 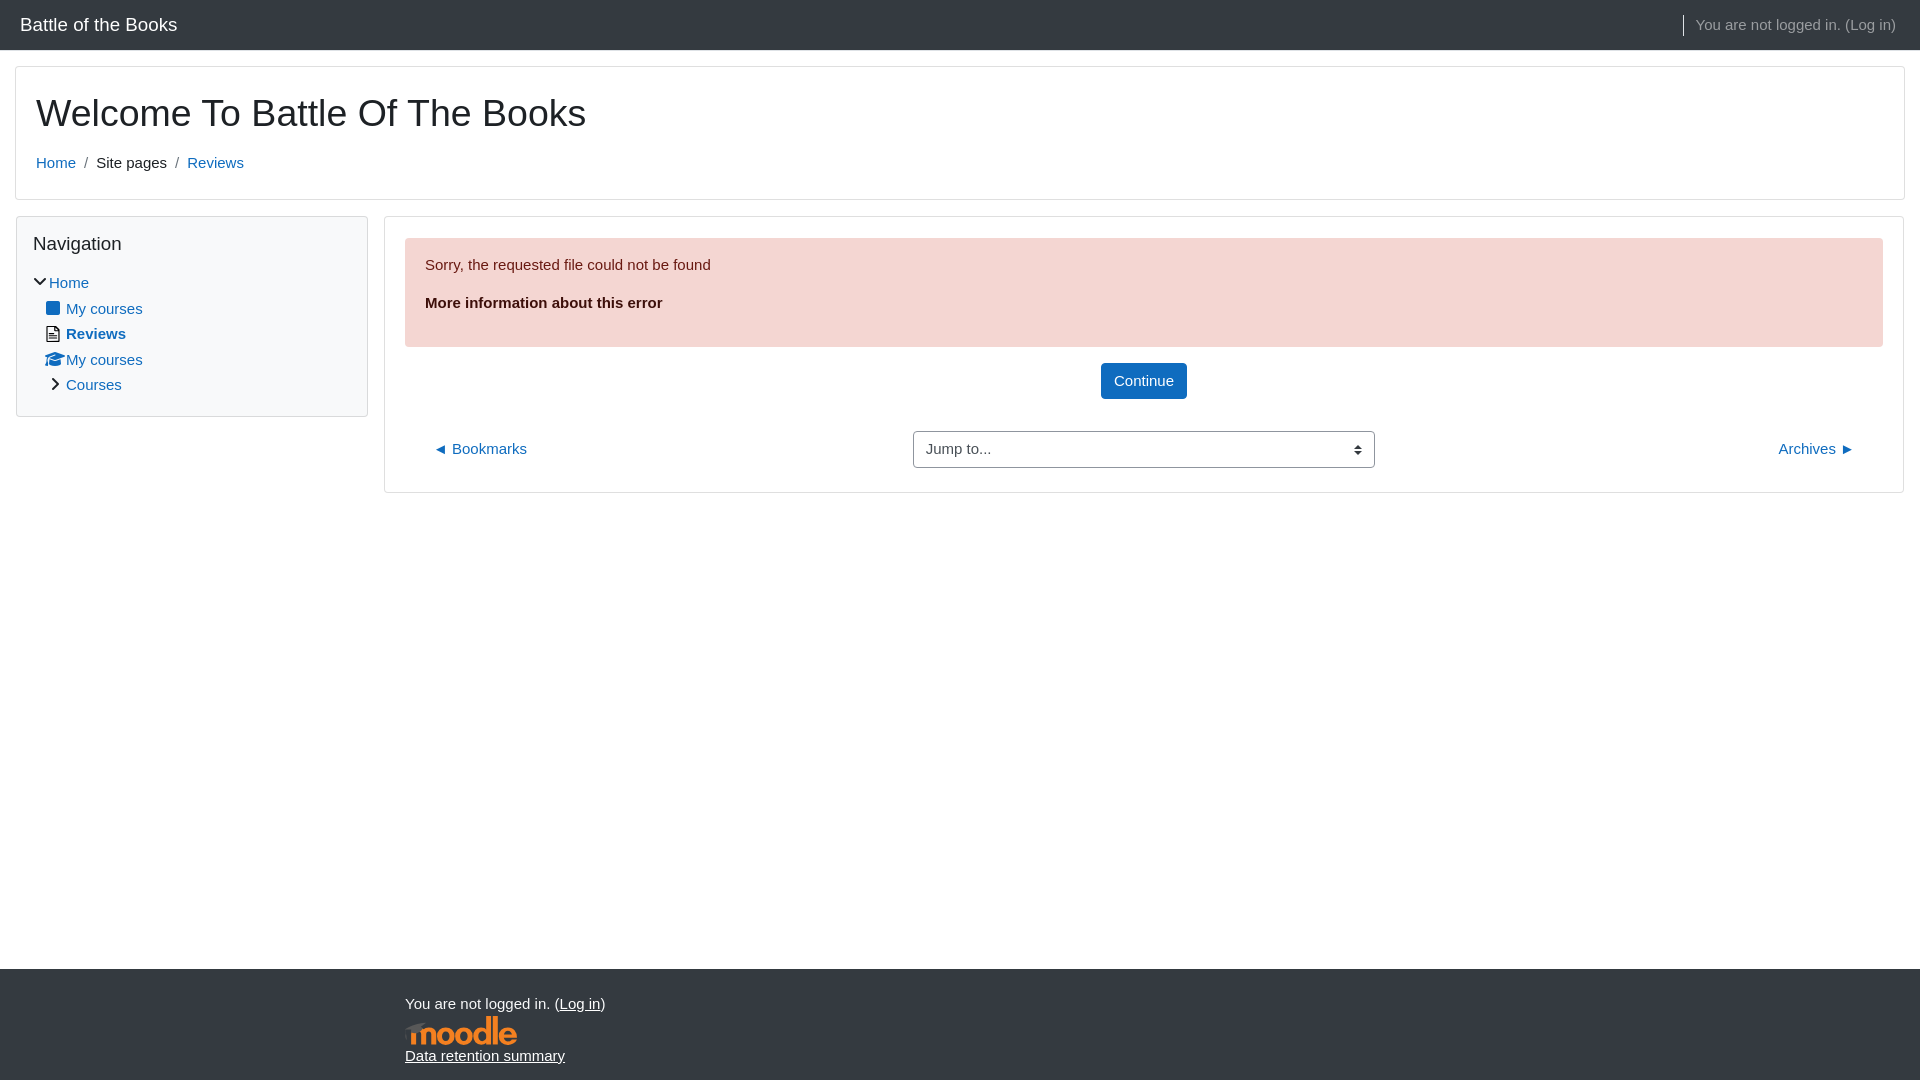 I want to click on 'More information about this error', so click(x=543, y=302).